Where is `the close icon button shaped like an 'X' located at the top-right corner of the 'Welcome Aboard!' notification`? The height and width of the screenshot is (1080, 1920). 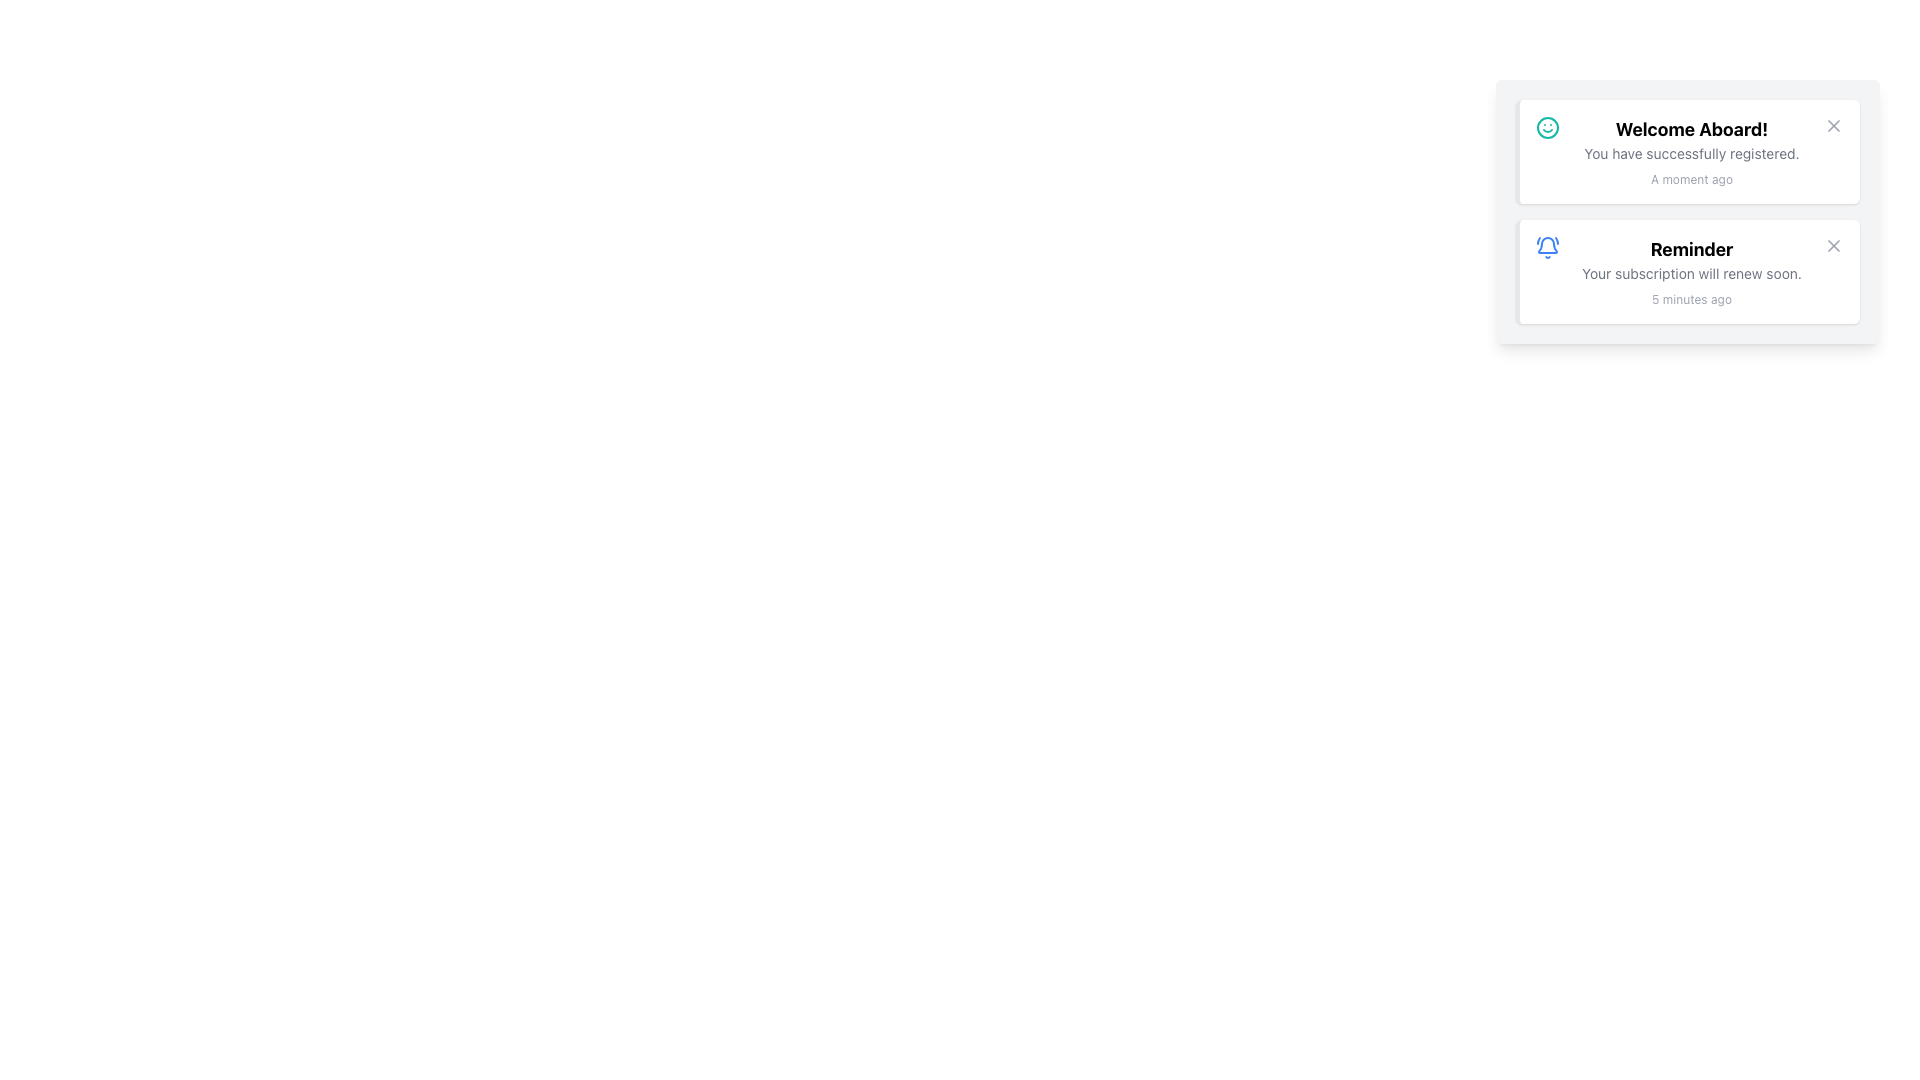 the close icon button shaped like an 'X' located at the top-right corner of the 'Welcome Aboard!' notification is located at coordinates (1833, 126).